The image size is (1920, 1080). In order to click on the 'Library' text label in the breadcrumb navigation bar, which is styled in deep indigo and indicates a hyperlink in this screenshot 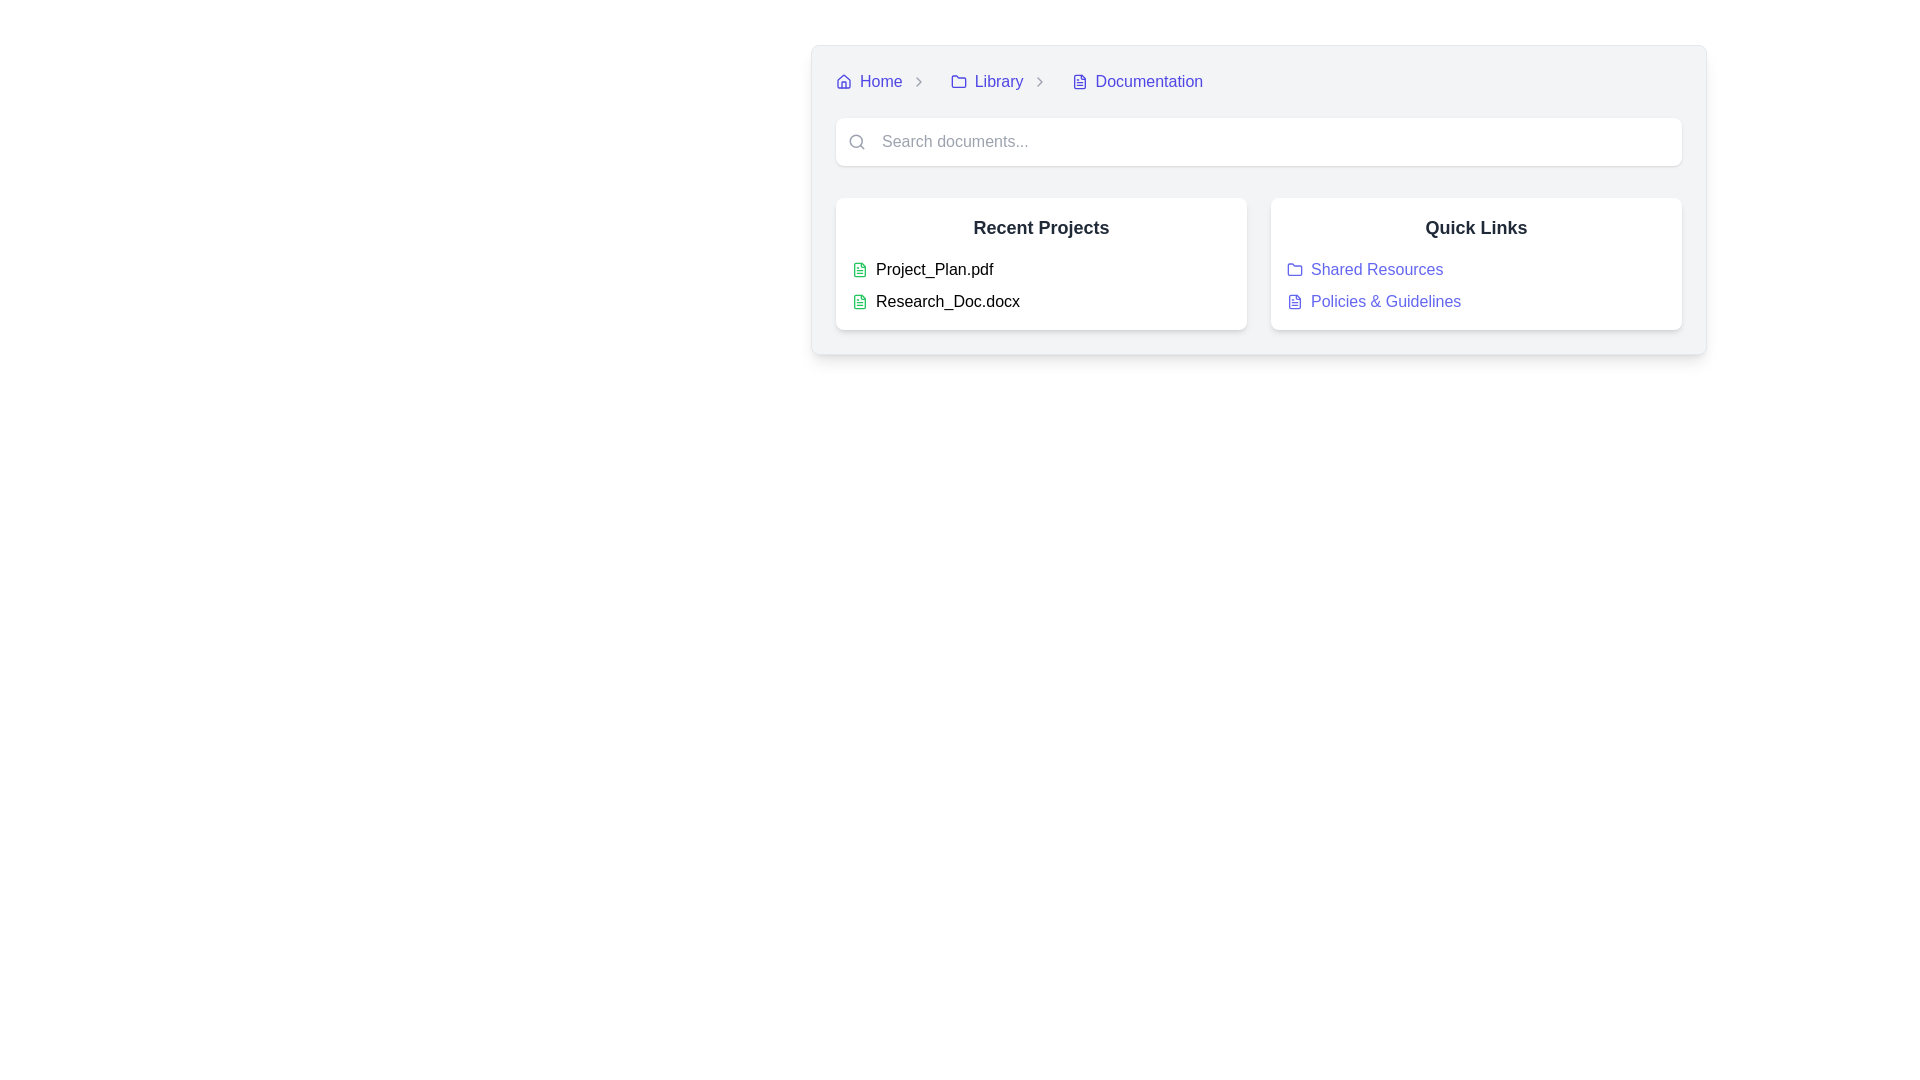, I will do `click(999, 80)`.